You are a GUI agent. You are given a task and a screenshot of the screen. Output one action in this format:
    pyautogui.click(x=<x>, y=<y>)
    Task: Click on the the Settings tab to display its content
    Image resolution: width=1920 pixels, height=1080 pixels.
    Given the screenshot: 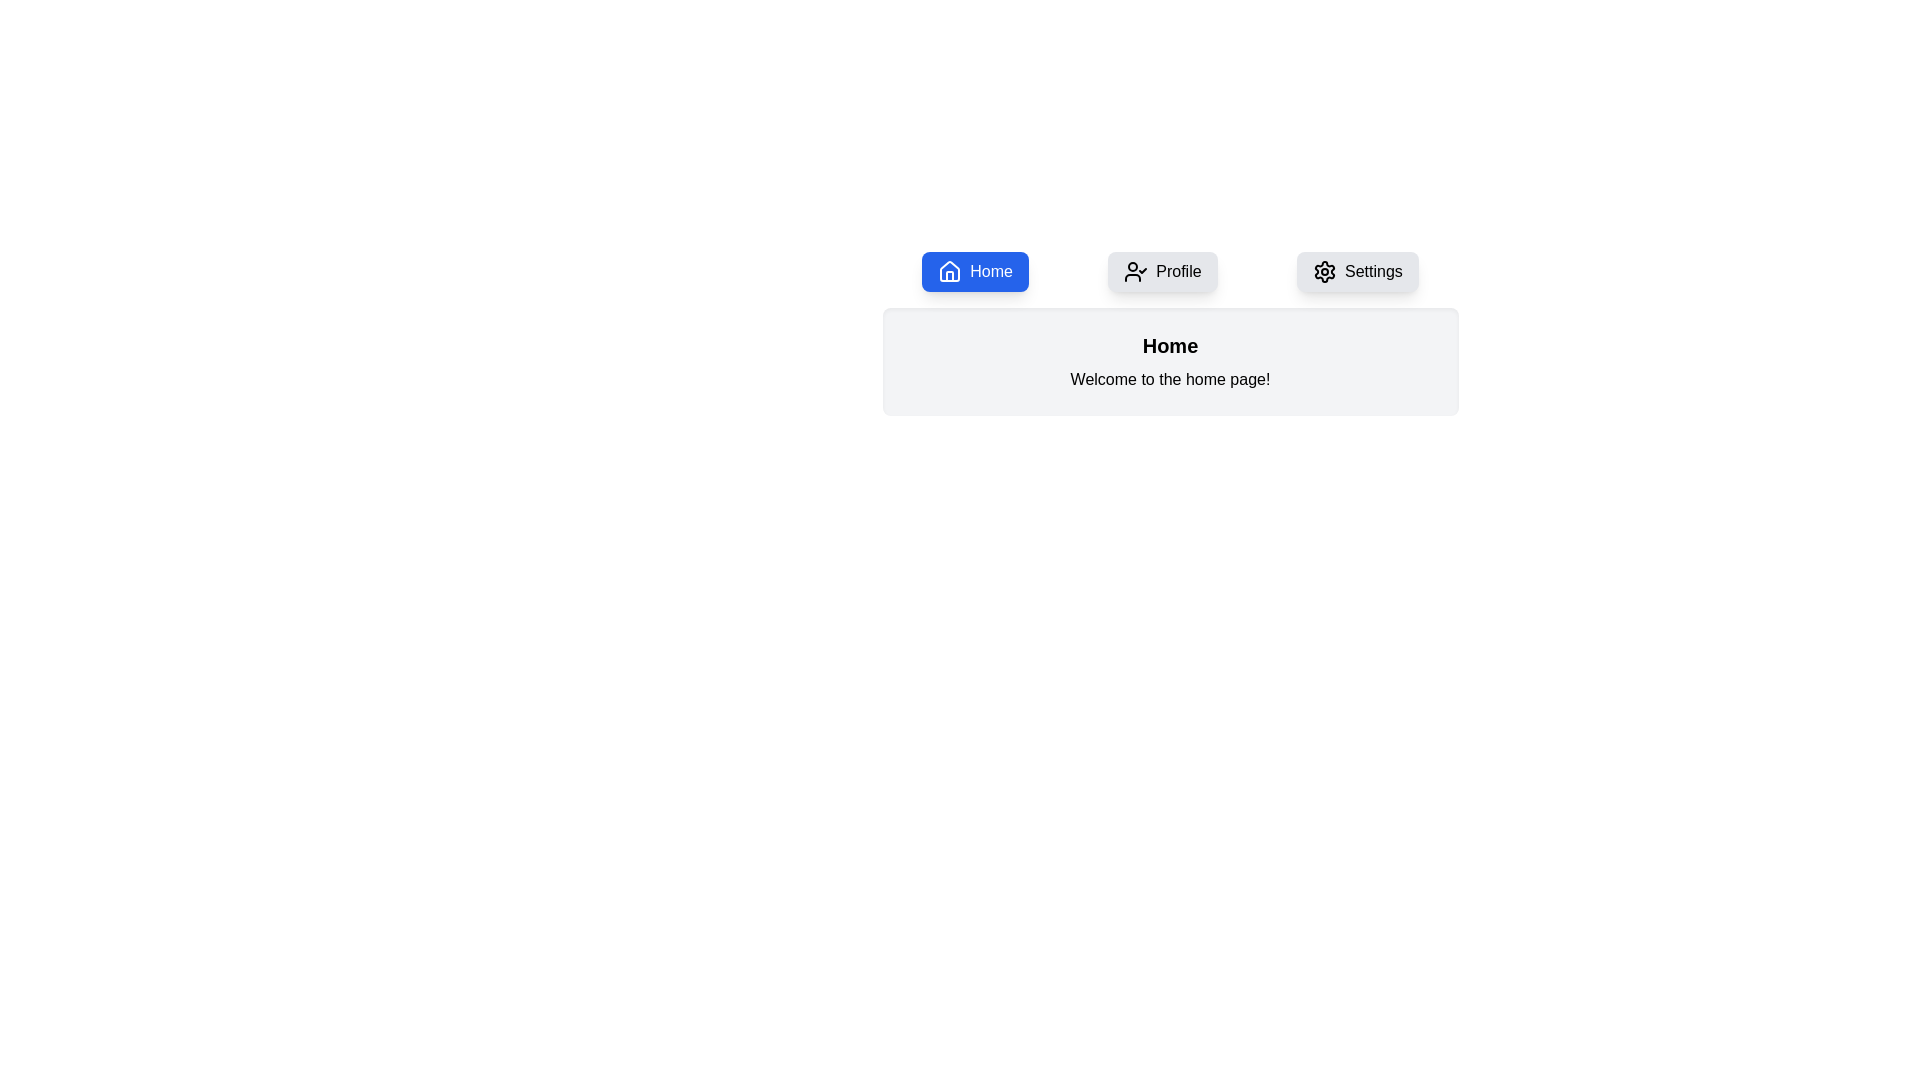 What is the action you would take?
    pyautogui.click(x=1358, y=272)
    